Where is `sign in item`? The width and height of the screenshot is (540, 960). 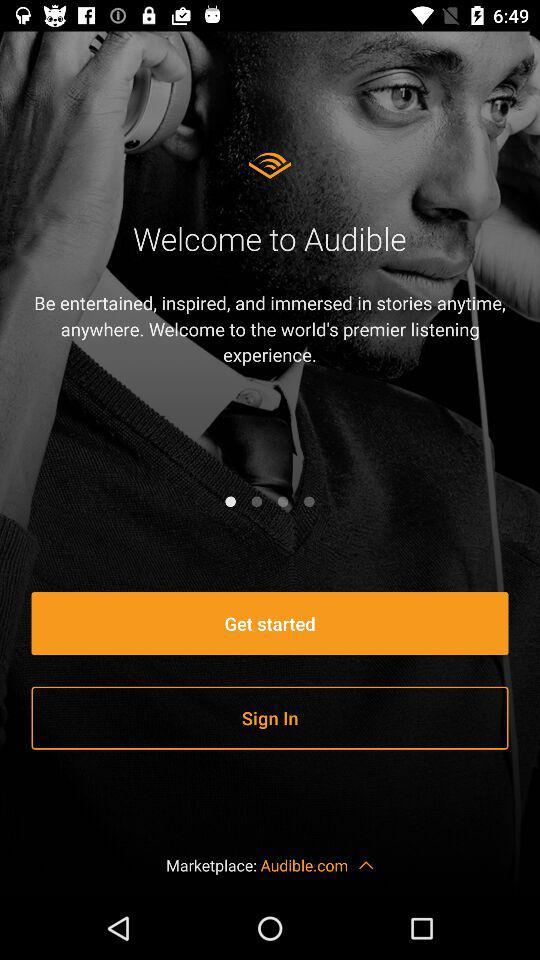 sign in item is located at coordinates (270, 718).